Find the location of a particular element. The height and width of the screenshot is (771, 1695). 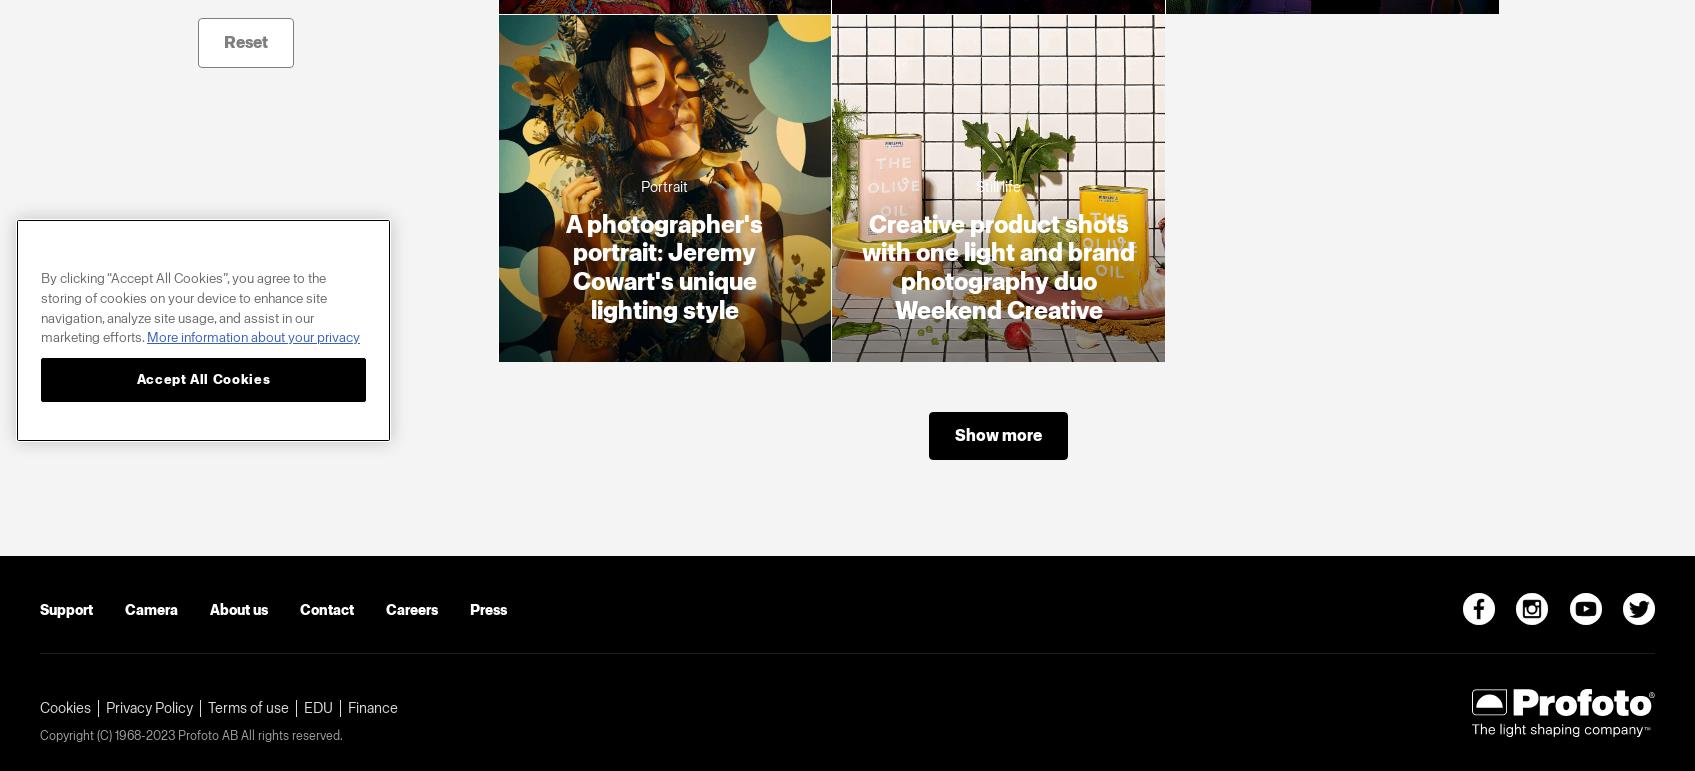

'Privacy Policy' is located at coordinates (149, 706).